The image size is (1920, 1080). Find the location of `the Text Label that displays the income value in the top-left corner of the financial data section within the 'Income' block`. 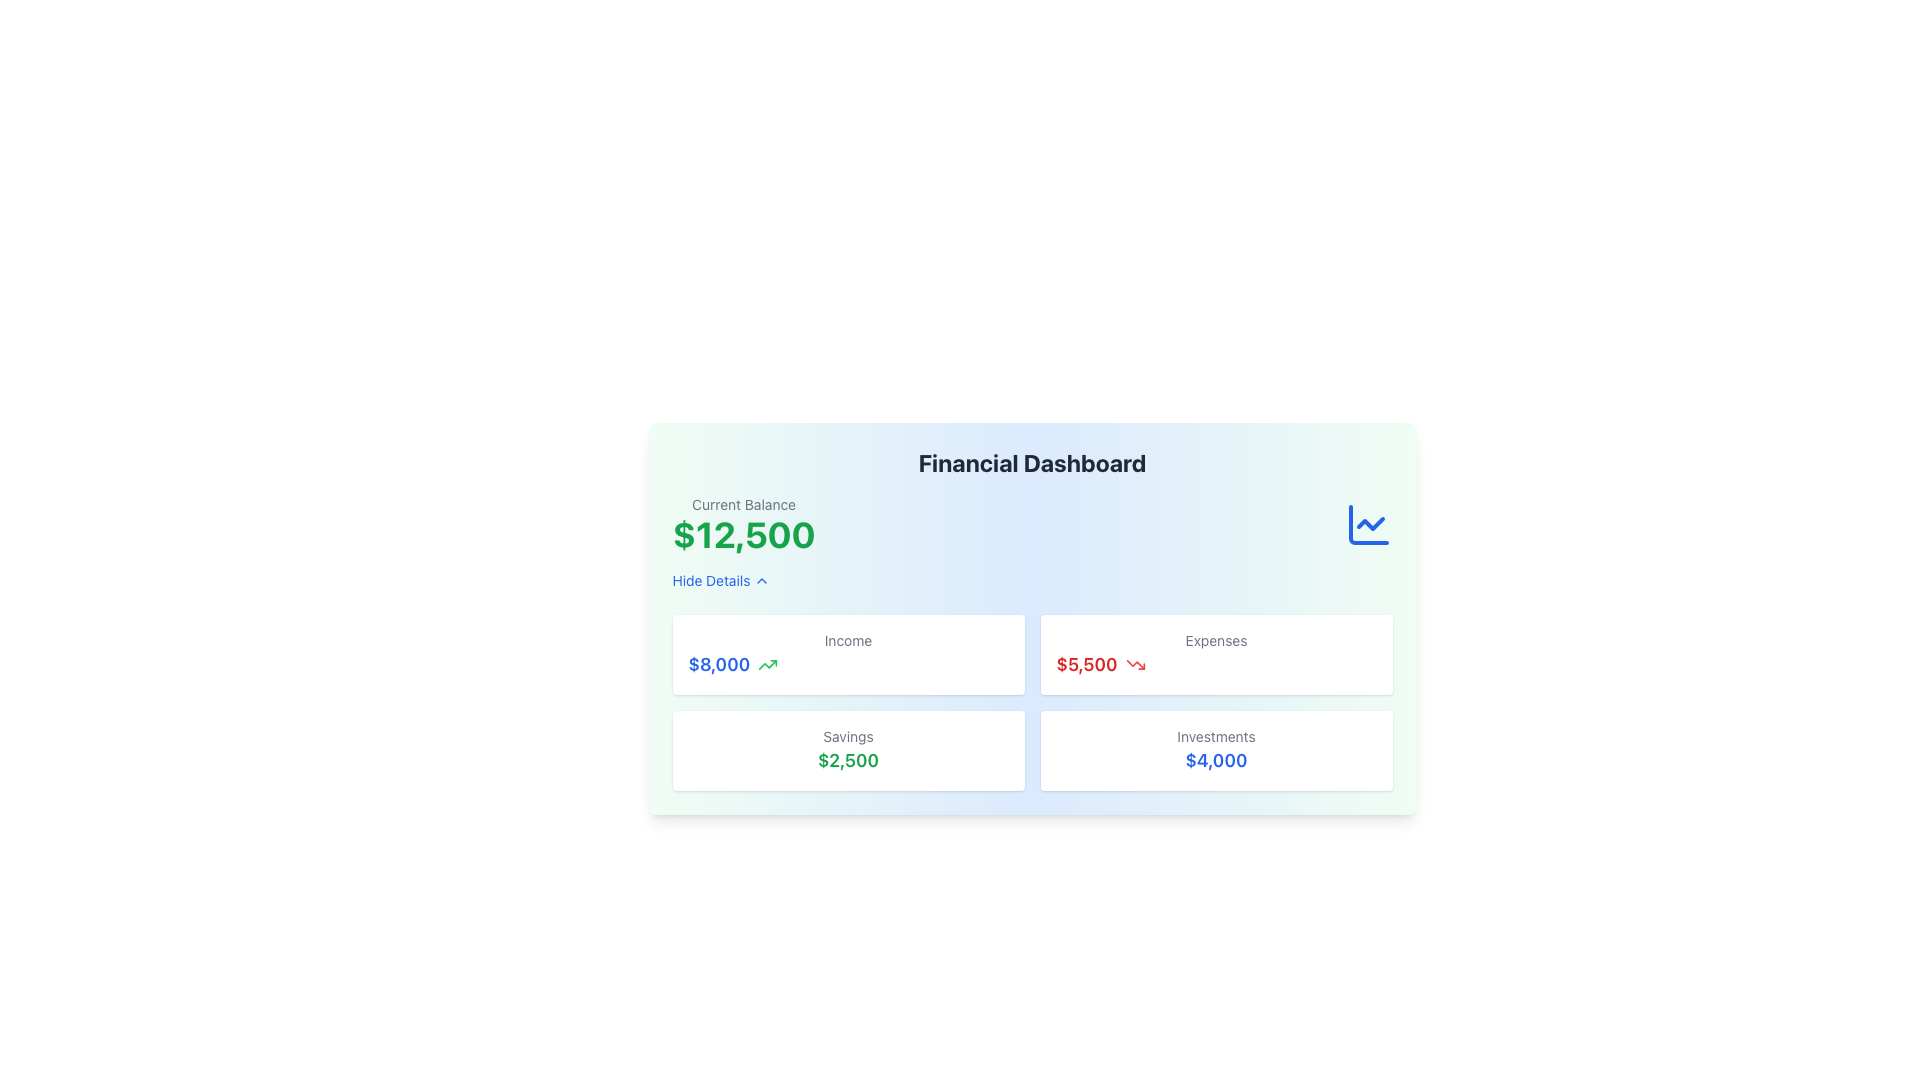

the Text Label that displays the income value in the top-left corner of the financial data section within the 'Income' block is located at coordinates (719, 664).